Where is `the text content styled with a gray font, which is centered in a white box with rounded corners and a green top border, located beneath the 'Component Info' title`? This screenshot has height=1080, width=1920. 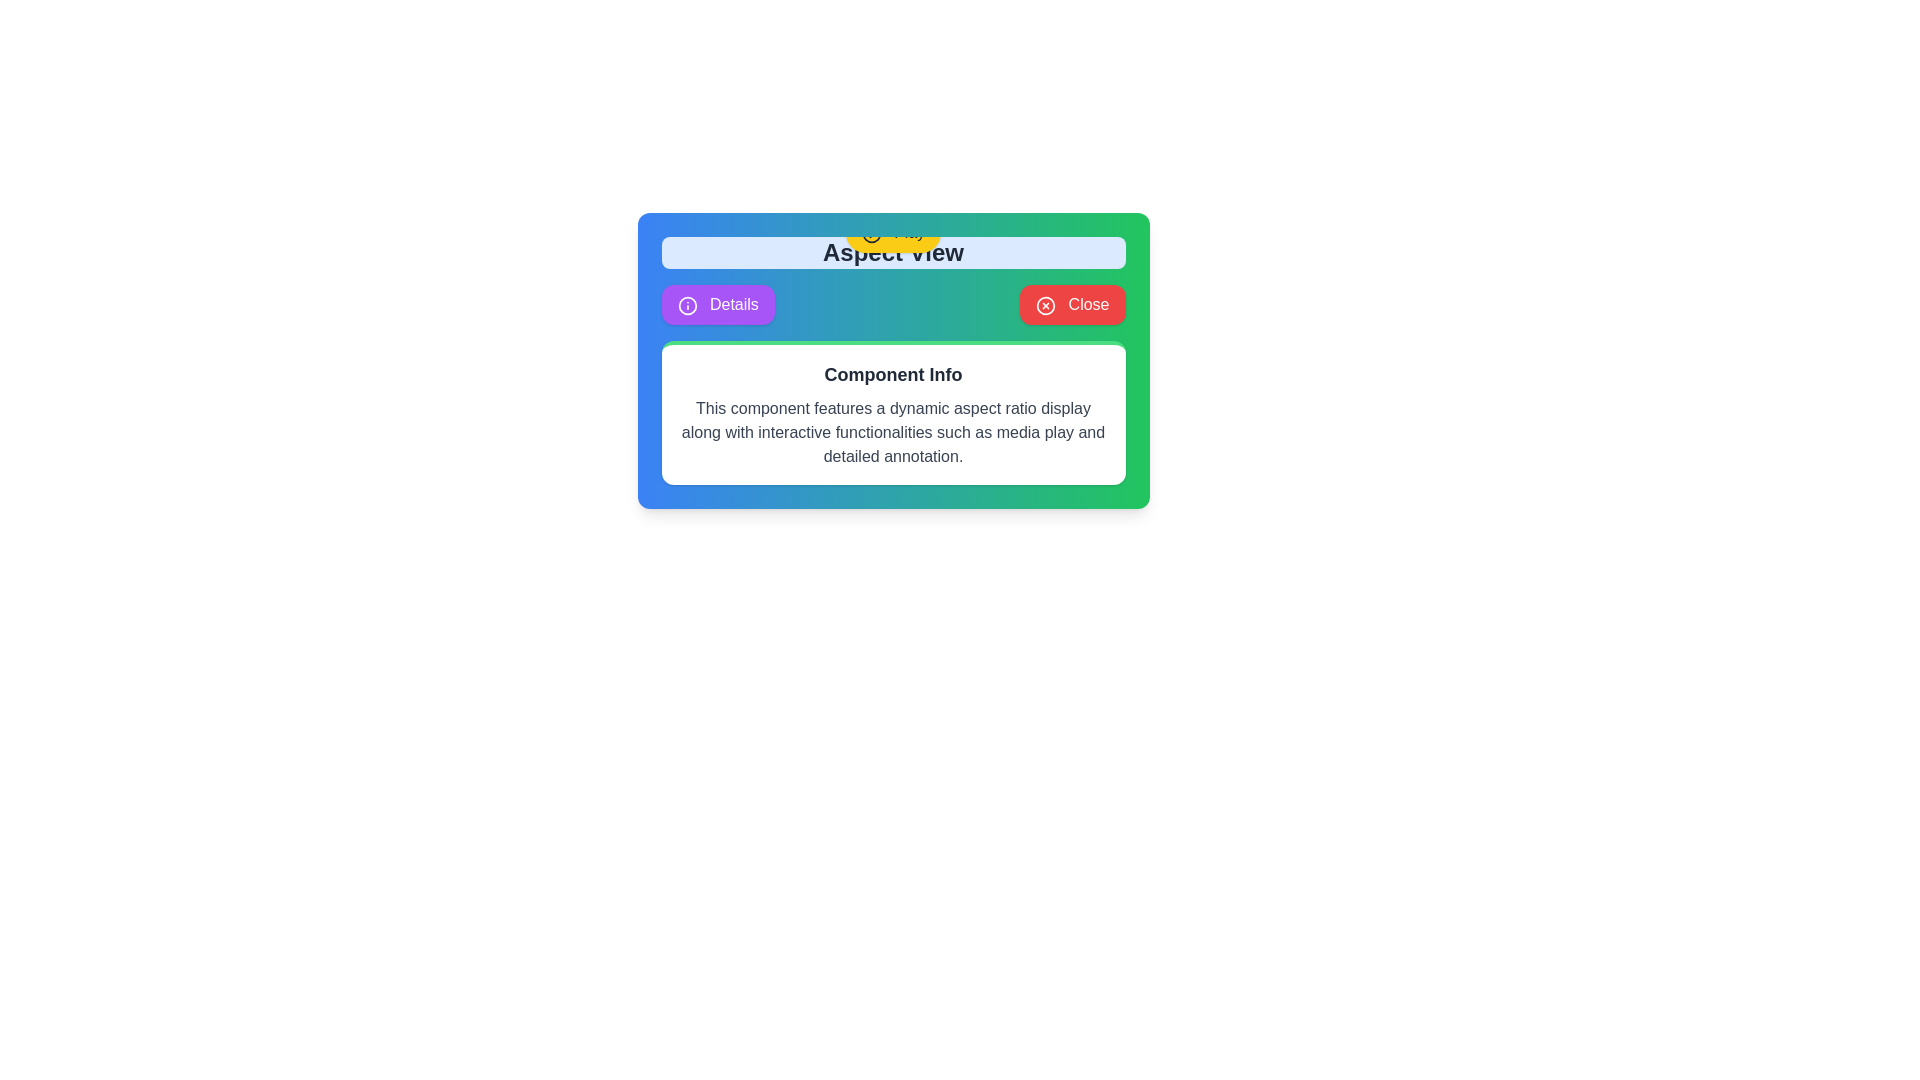 the text content styled with a gray font, which is centered in a white box with rounded corners and a green top border, located beneath the 'Component Info' title is located at coordinates (892, 431).